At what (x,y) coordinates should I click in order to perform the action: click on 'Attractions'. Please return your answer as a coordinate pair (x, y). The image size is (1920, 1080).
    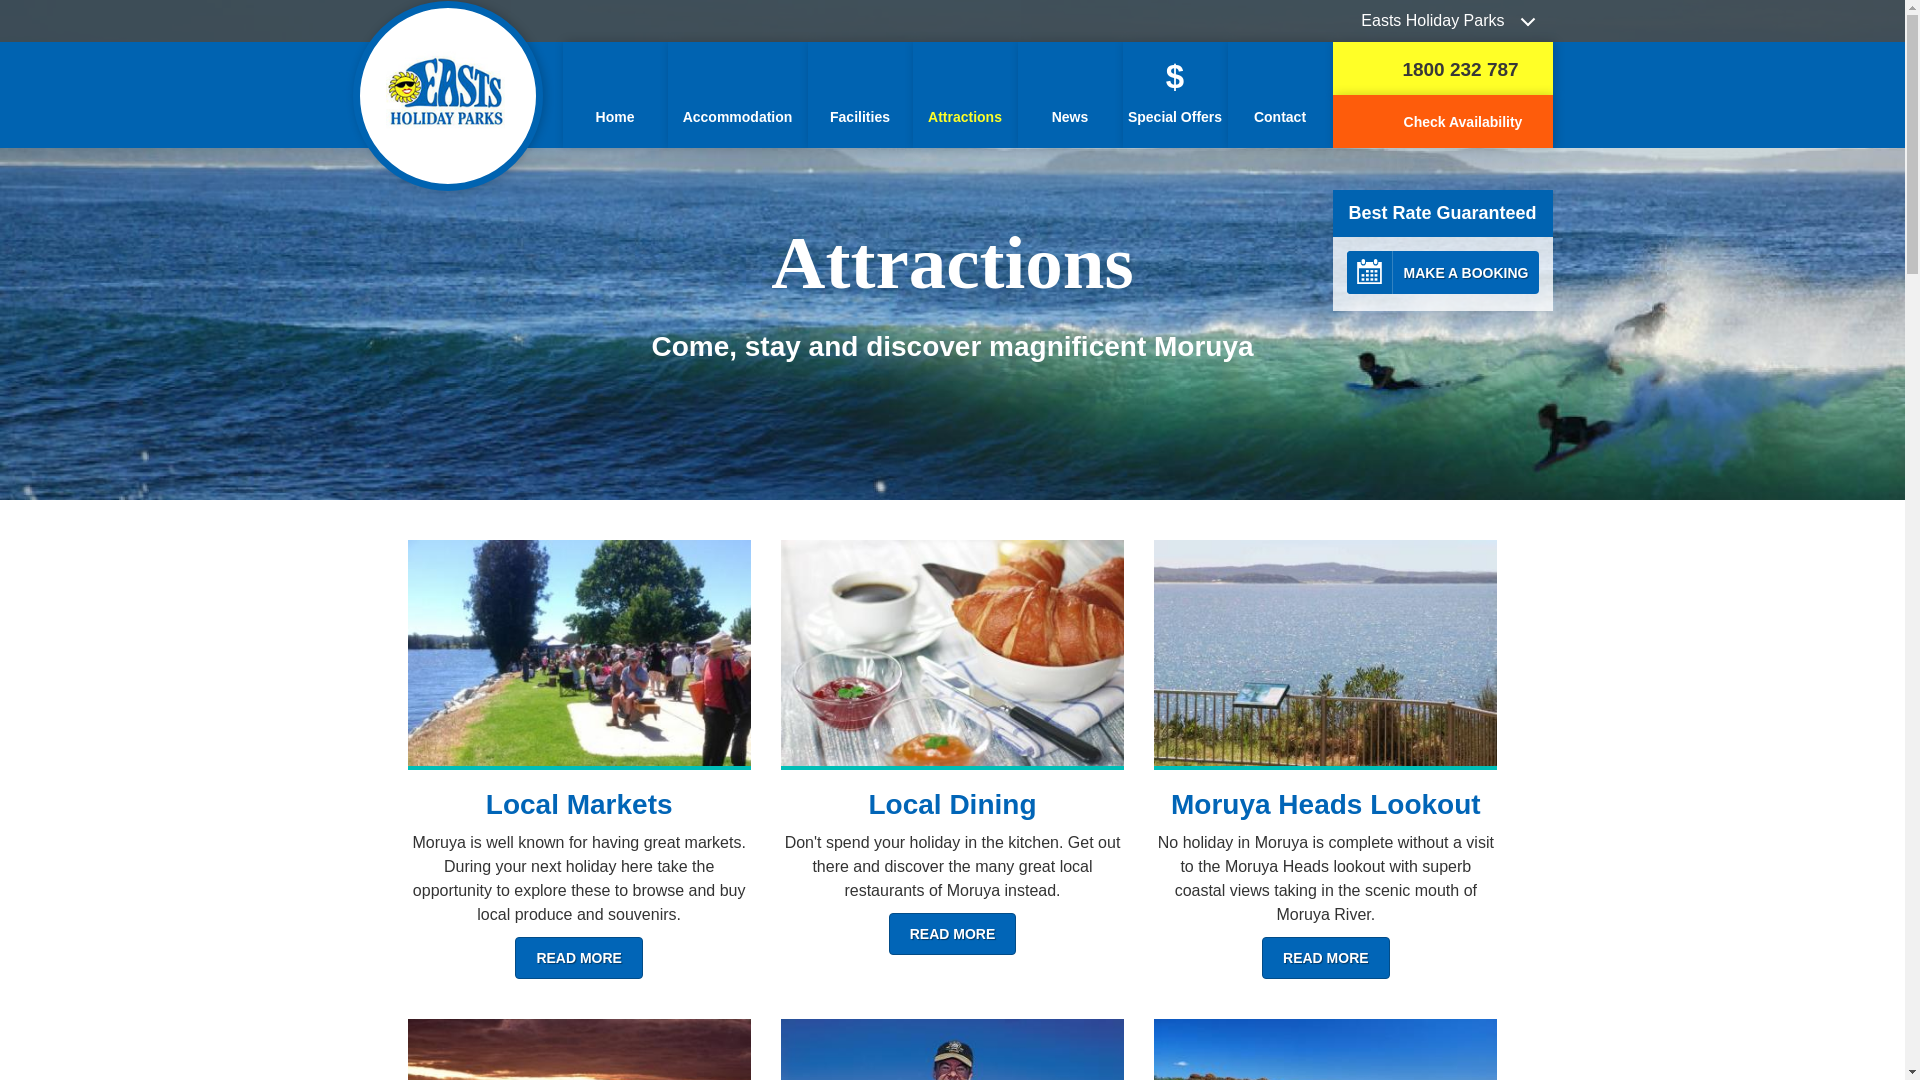
    Looking at the image, I should click on (964, 95).